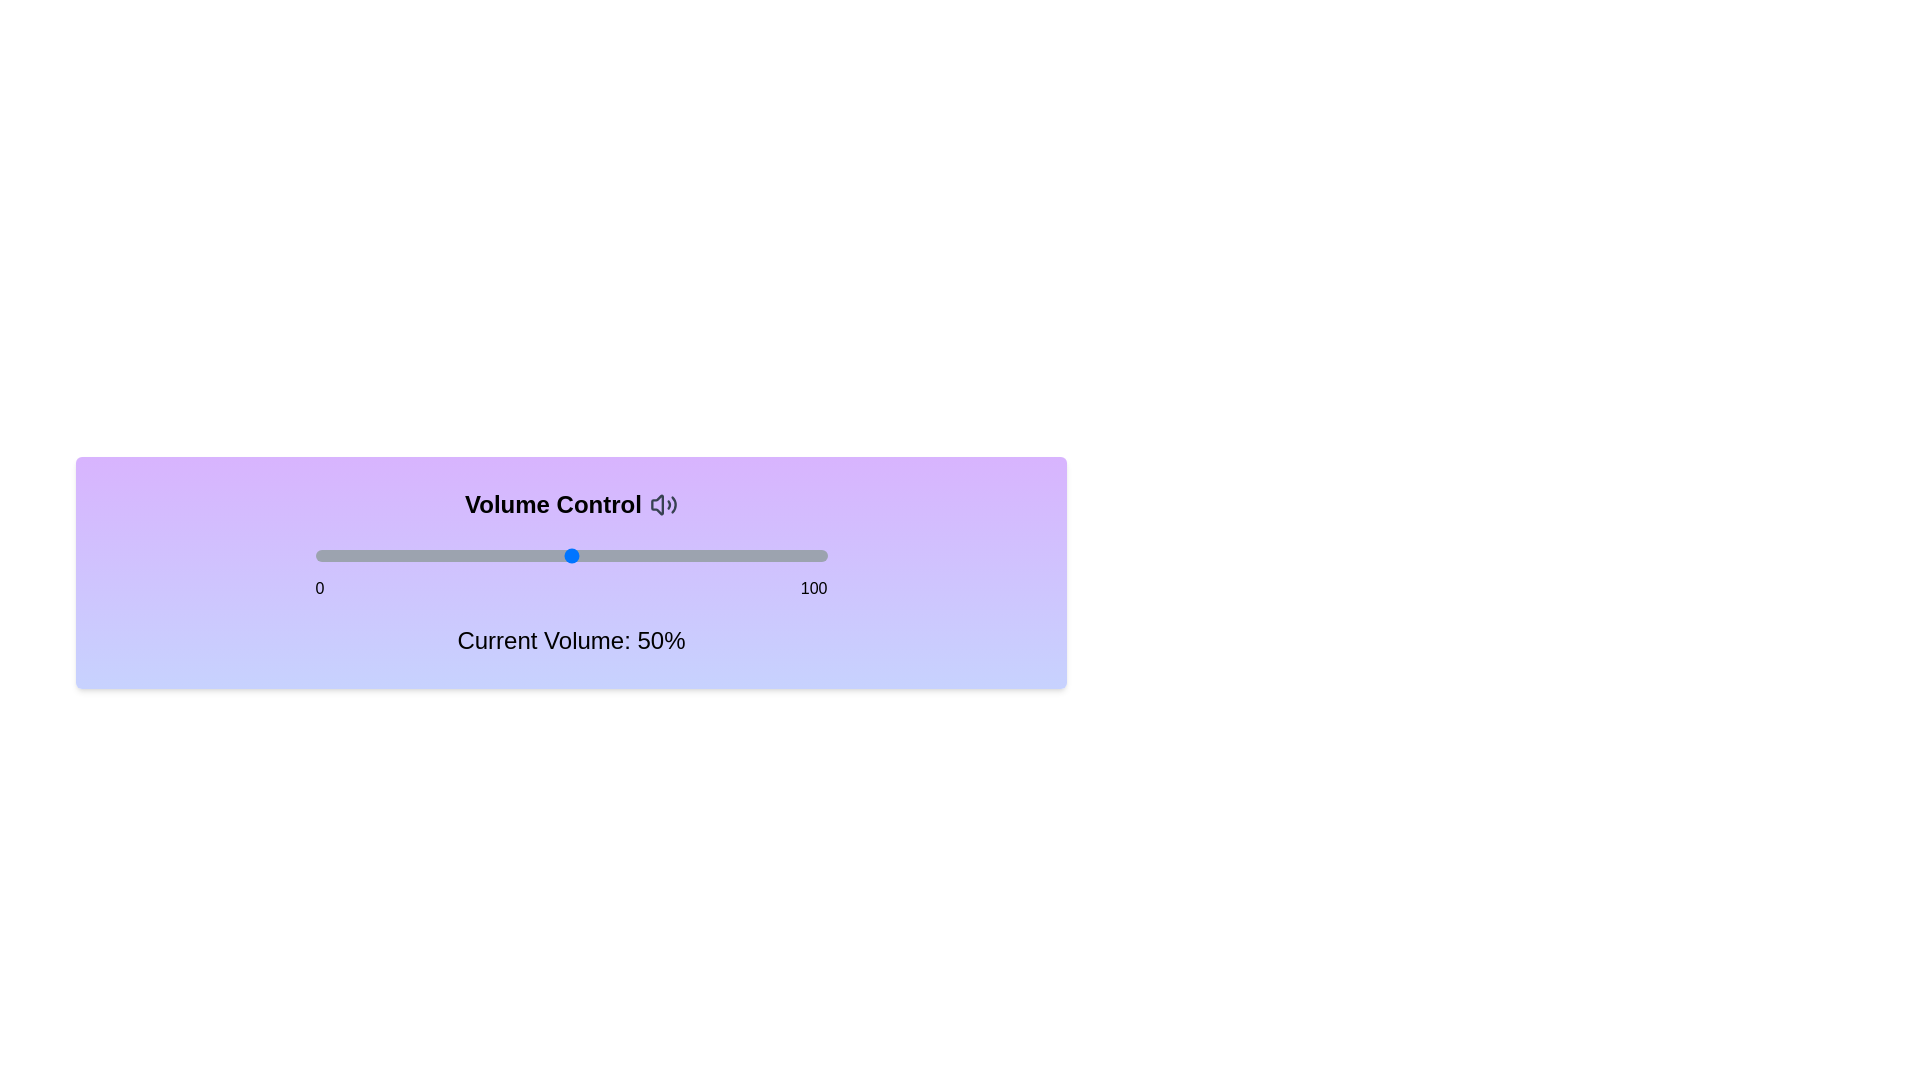 The height and width of the screenshot is (1080, 1920). What do you see at coordinates (611, 555) in the screenshot?
I see `the volume to 58% by dragging the slider` at bounding box center [611, 555].